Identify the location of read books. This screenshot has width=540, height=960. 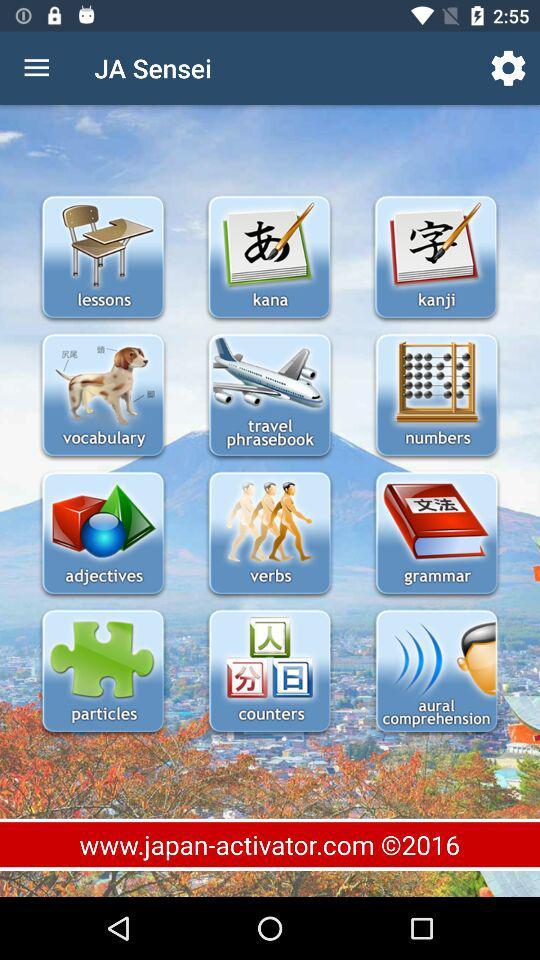
(435, 534).